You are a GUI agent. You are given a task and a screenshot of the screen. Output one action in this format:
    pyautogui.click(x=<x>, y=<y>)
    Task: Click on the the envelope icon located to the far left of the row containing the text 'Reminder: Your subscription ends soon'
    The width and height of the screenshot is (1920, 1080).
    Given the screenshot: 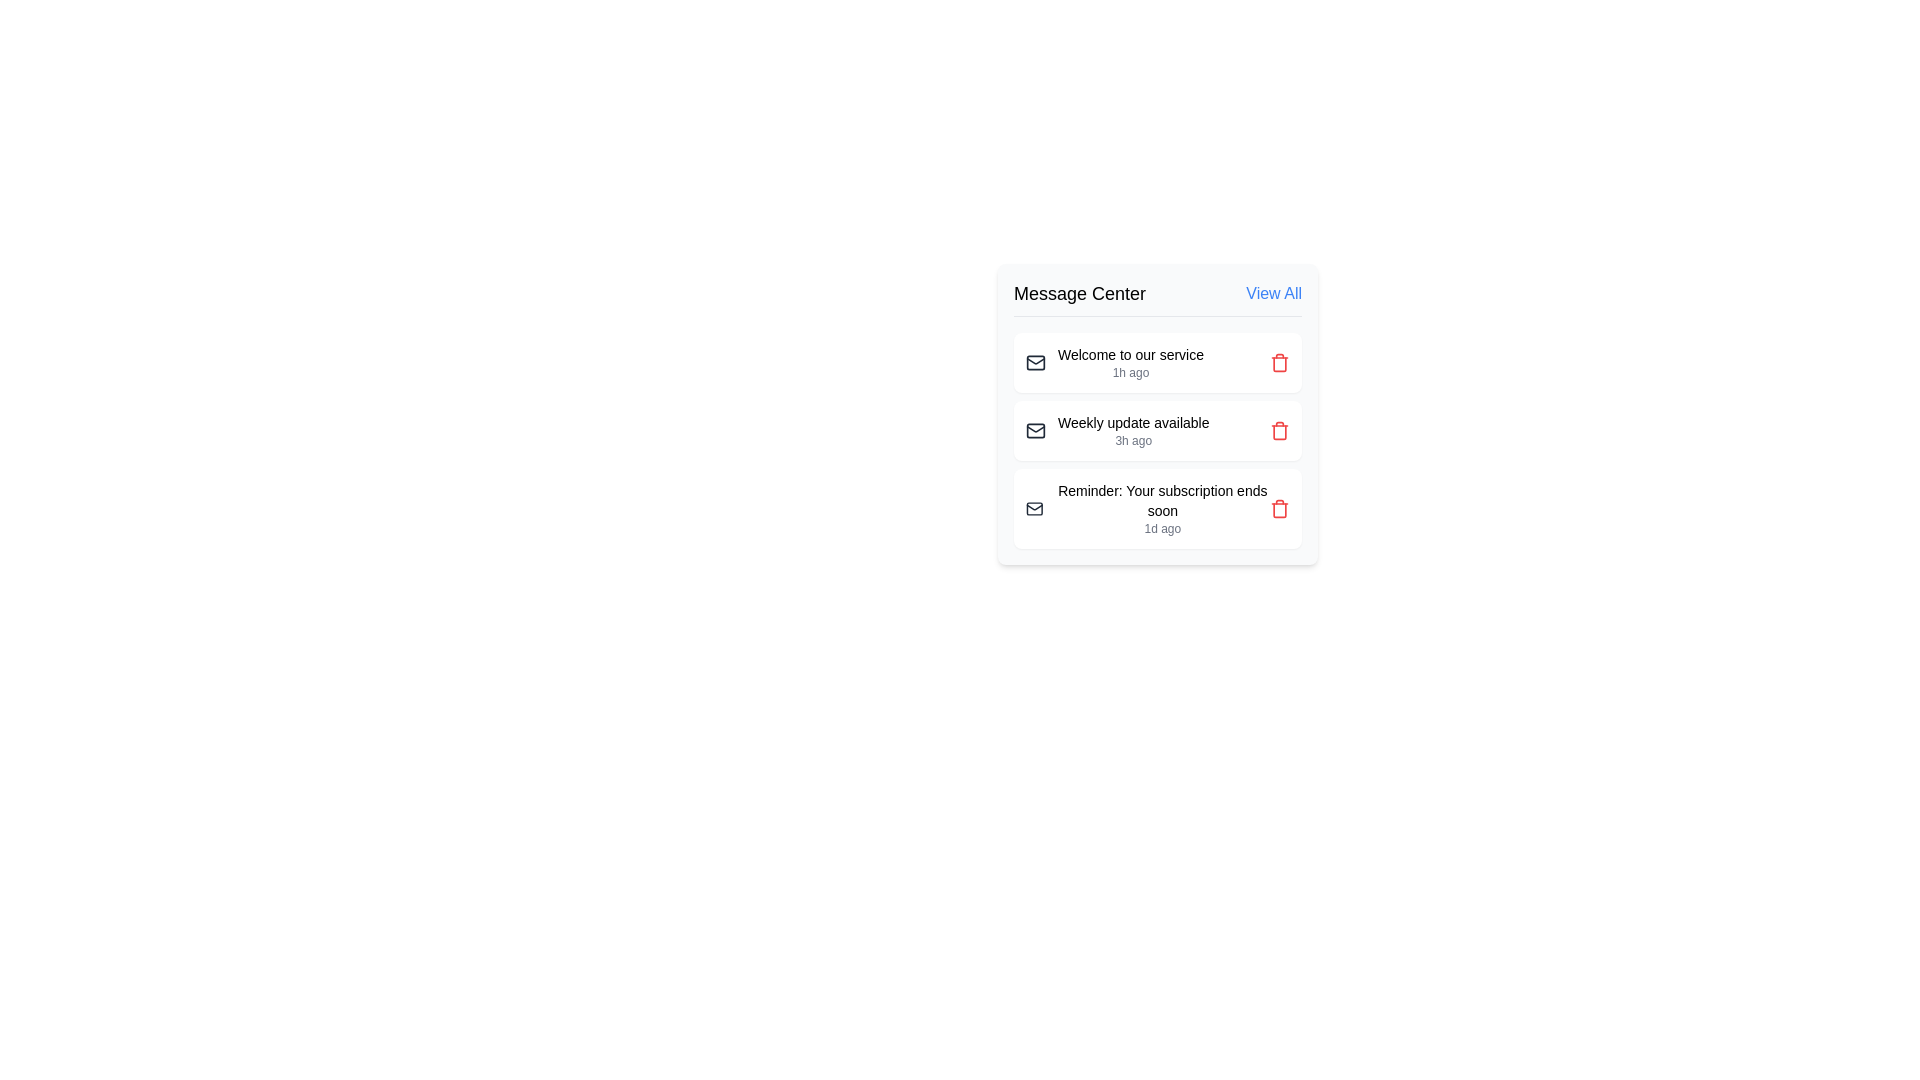 What is the action you would take?
    pyautogui.click(x=1034, y=508)
    